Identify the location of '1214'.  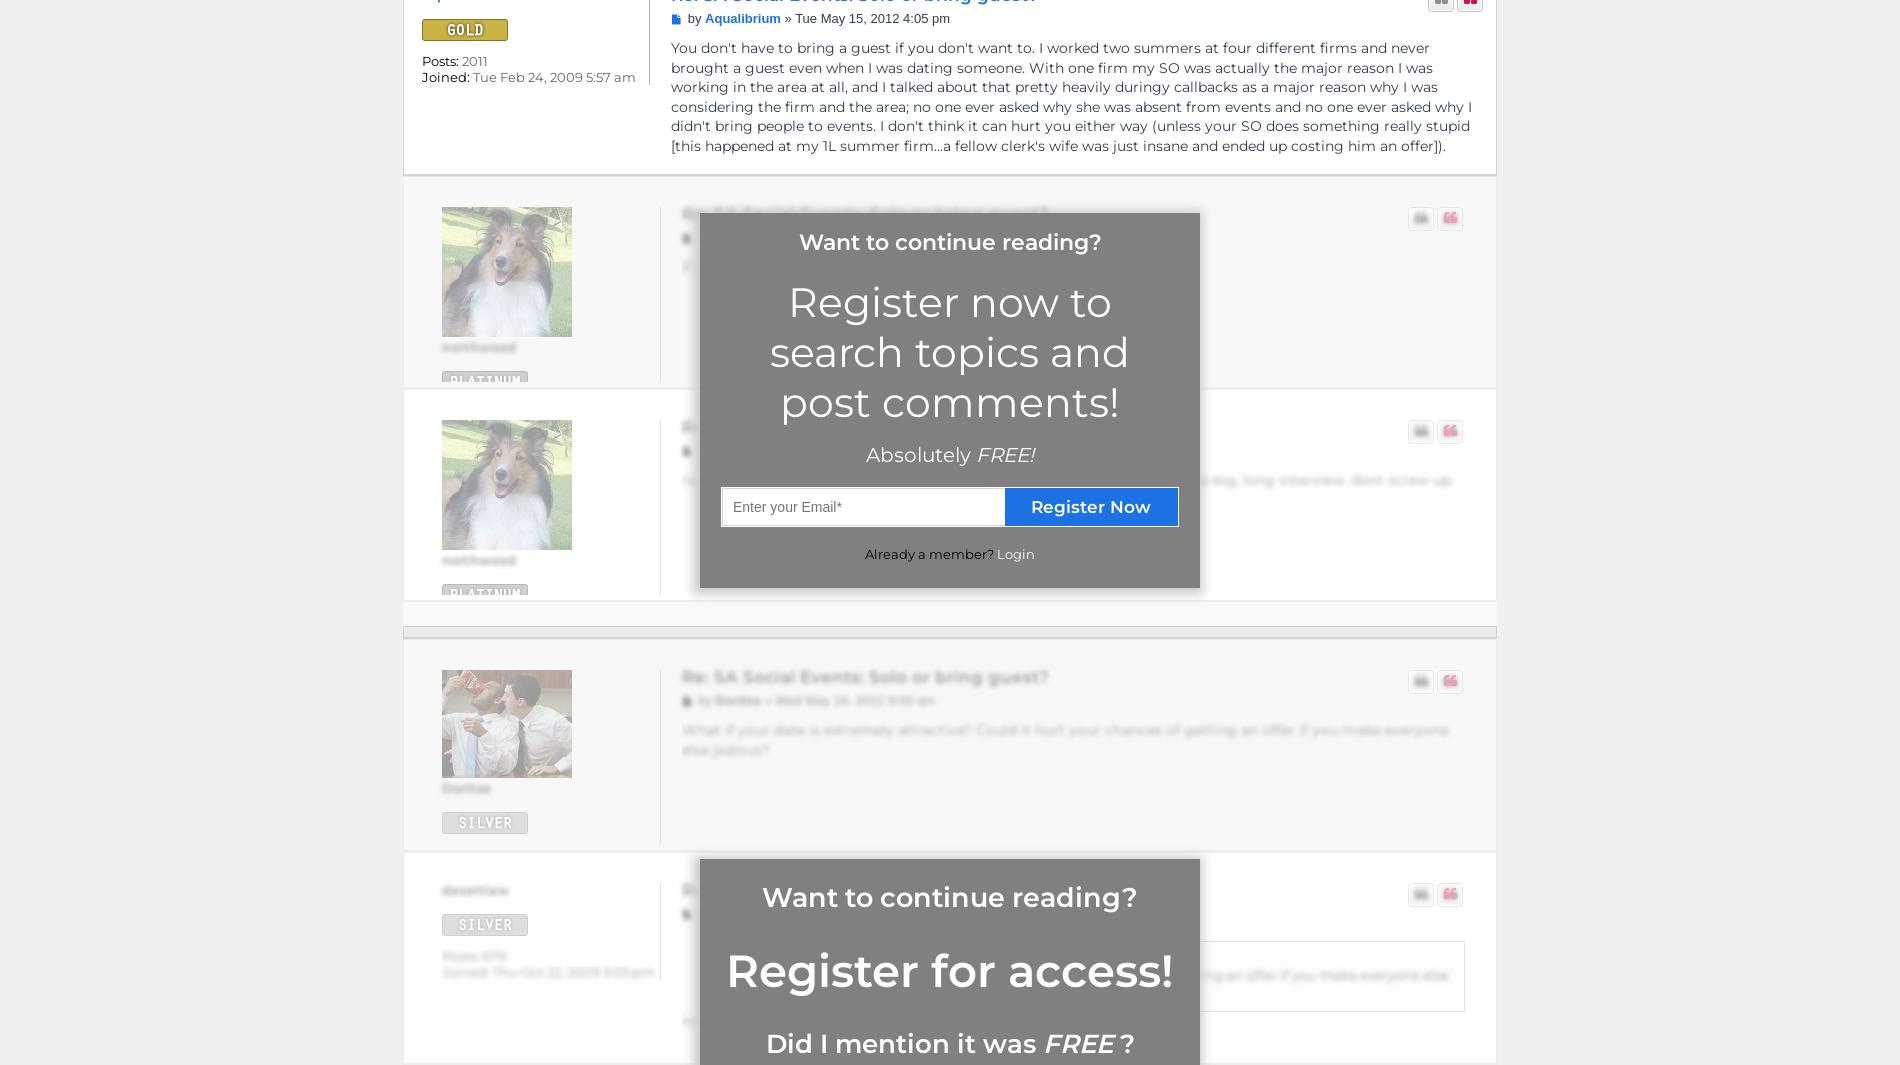
(478, 854).